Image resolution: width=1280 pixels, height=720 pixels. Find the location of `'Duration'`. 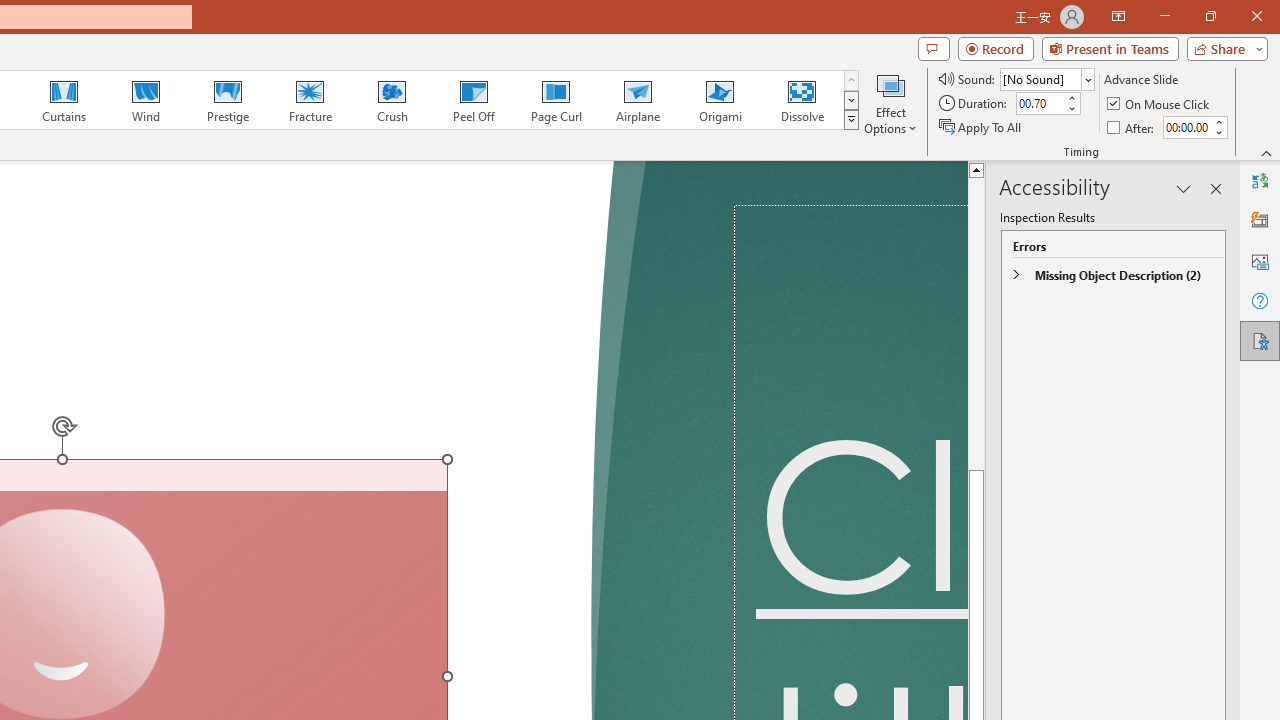

'Duration' is located at coordinates (1040, 103).